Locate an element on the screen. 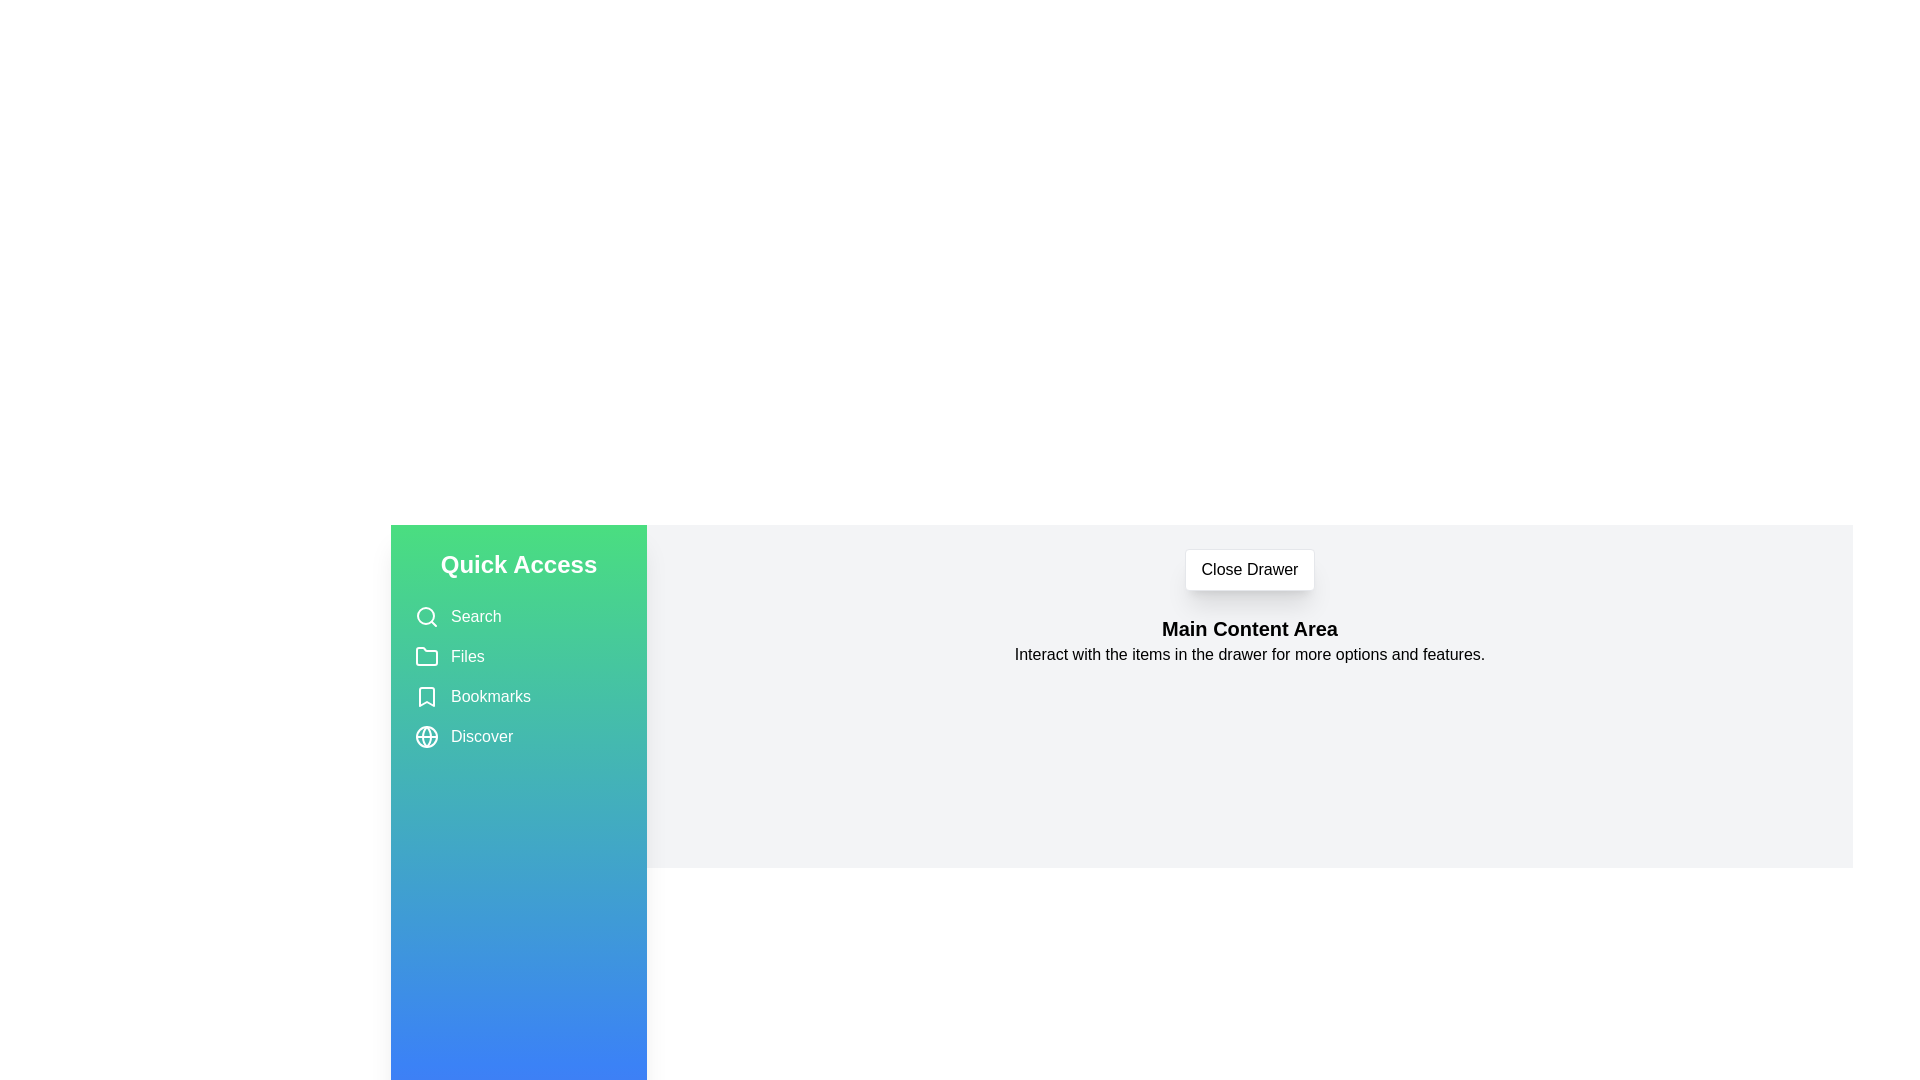 The width and height of the screenshot is (1920, 1080). the item Discover in the drawer to select it is located at coordinates (518, 736).